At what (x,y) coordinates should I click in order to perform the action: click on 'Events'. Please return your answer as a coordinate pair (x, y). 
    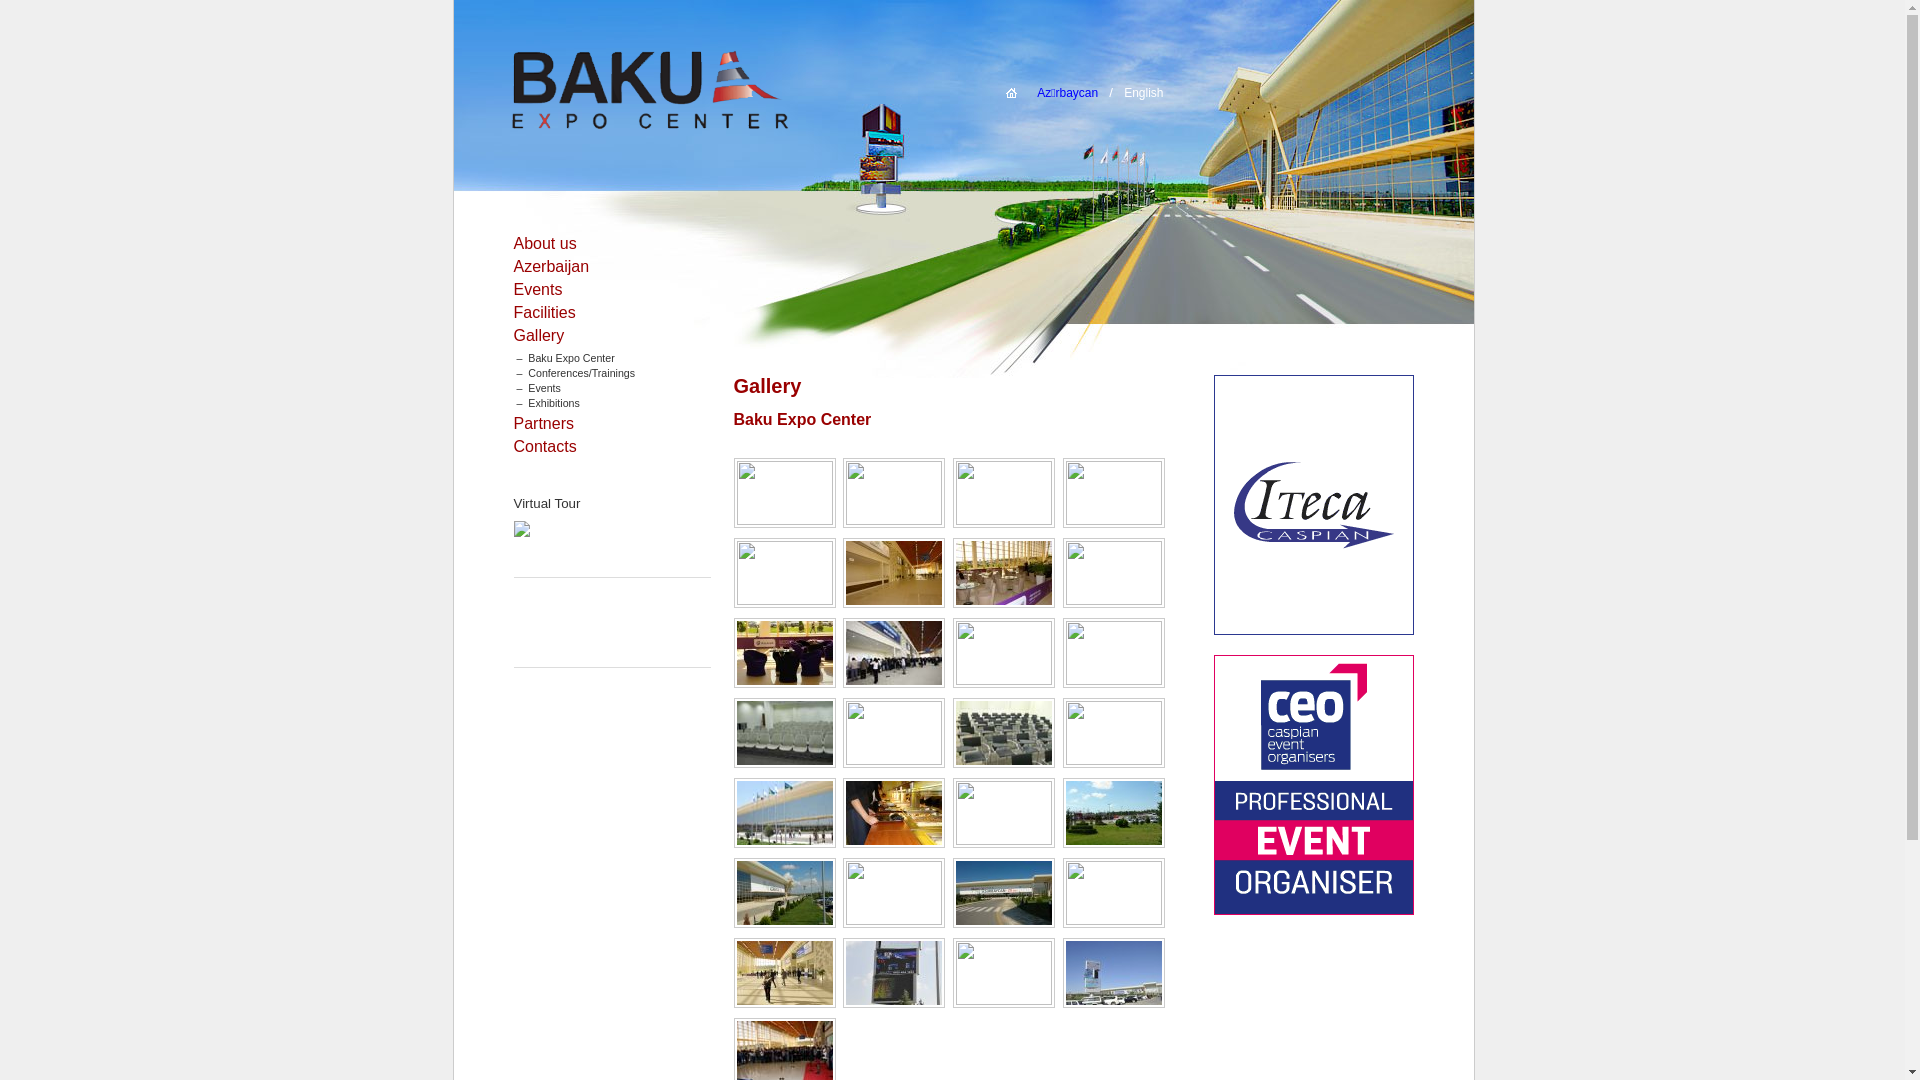
    Looking at the image, I should click on (538, 289).